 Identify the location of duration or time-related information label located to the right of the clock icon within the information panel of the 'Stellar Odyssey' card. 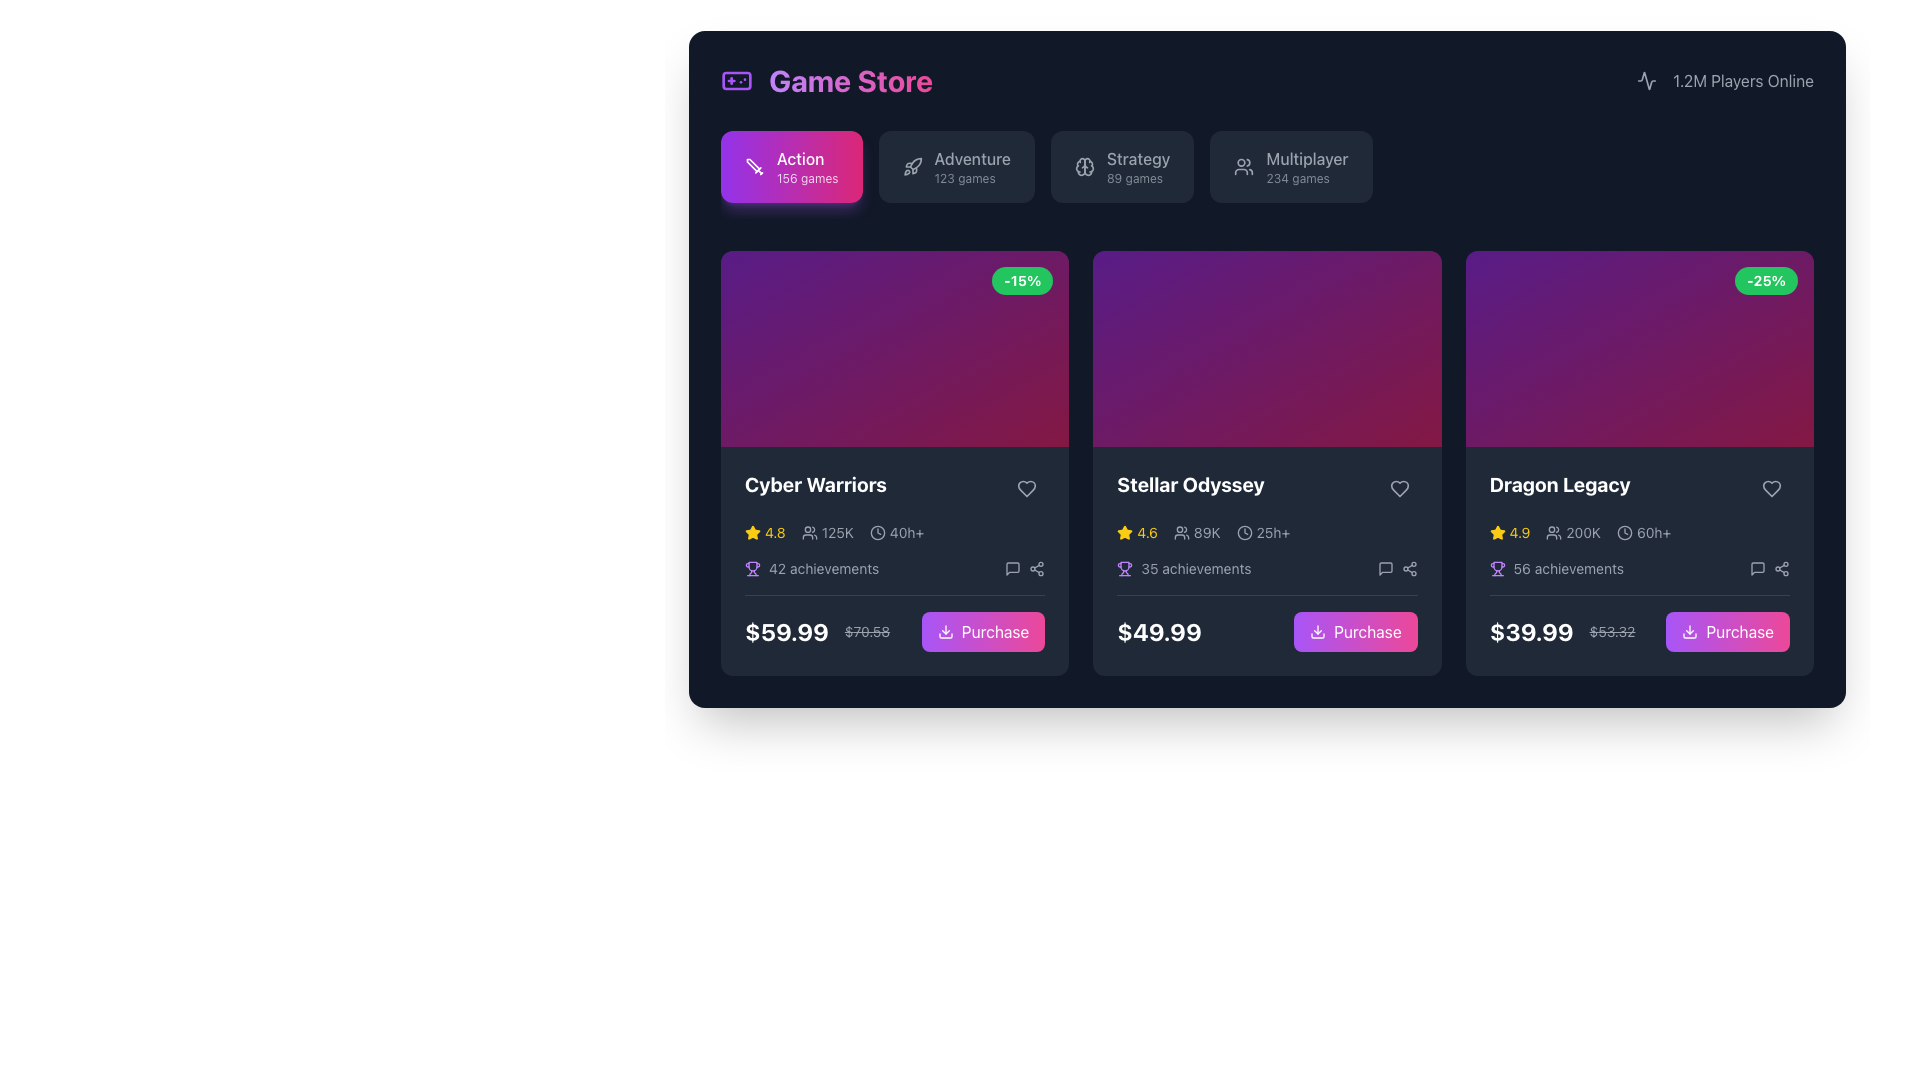
(1272, 531).